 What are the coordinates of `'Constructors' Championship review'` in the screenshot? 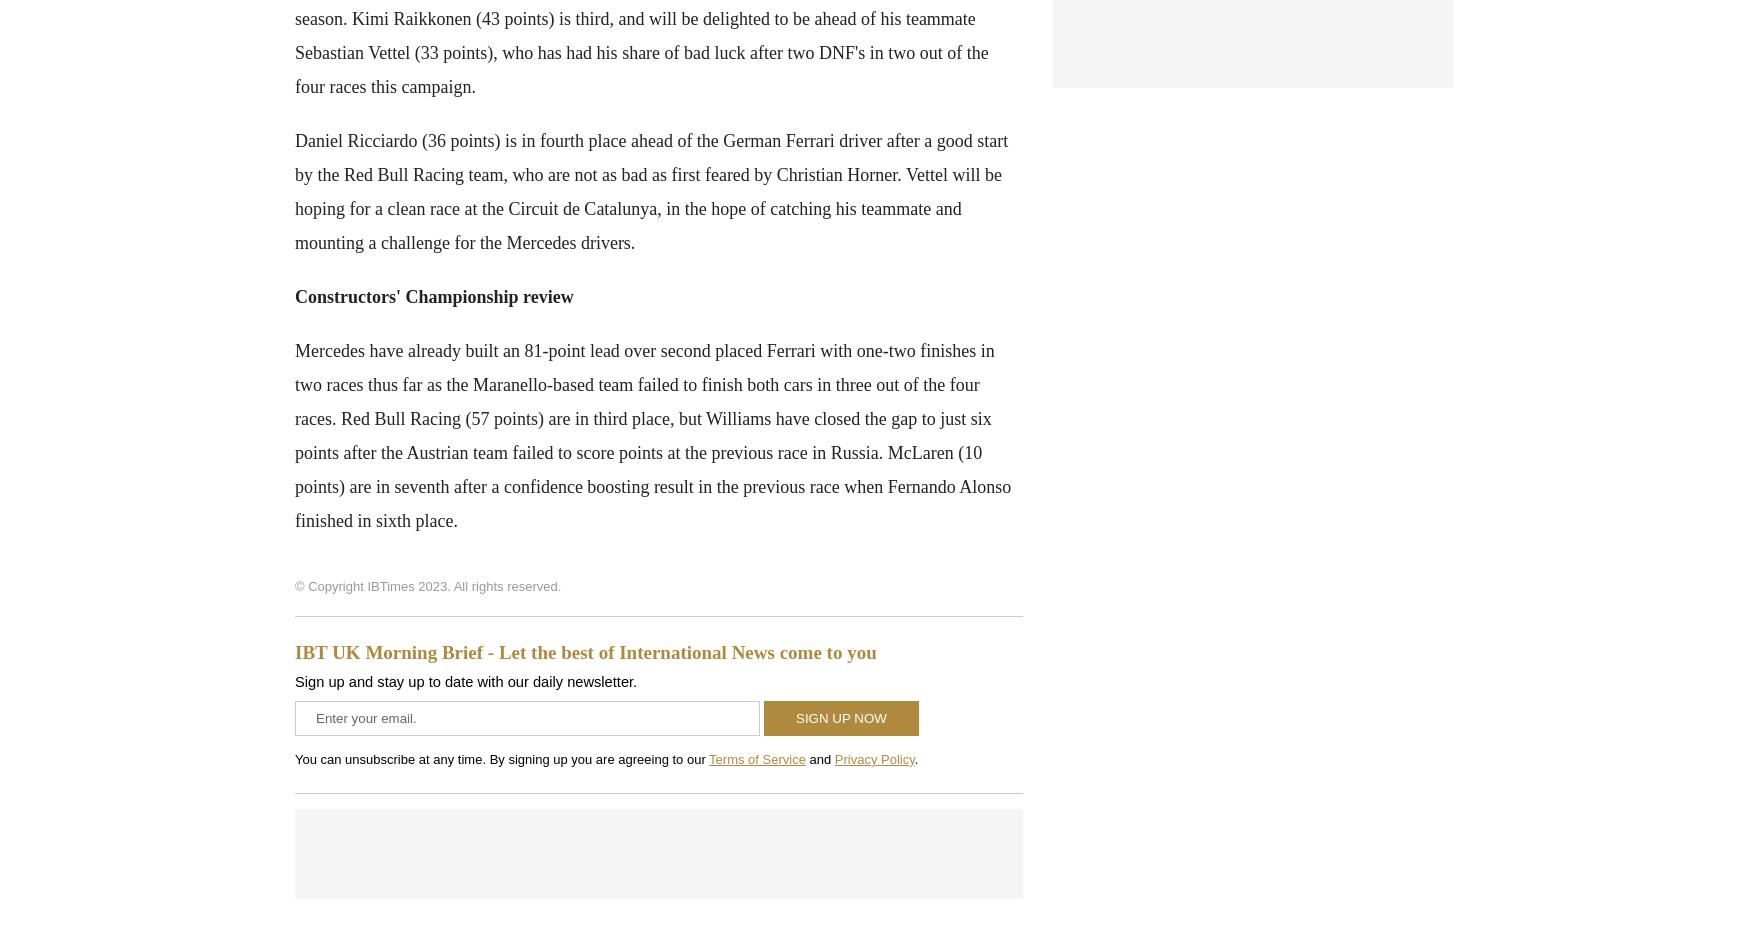 It's located at (294, 297).